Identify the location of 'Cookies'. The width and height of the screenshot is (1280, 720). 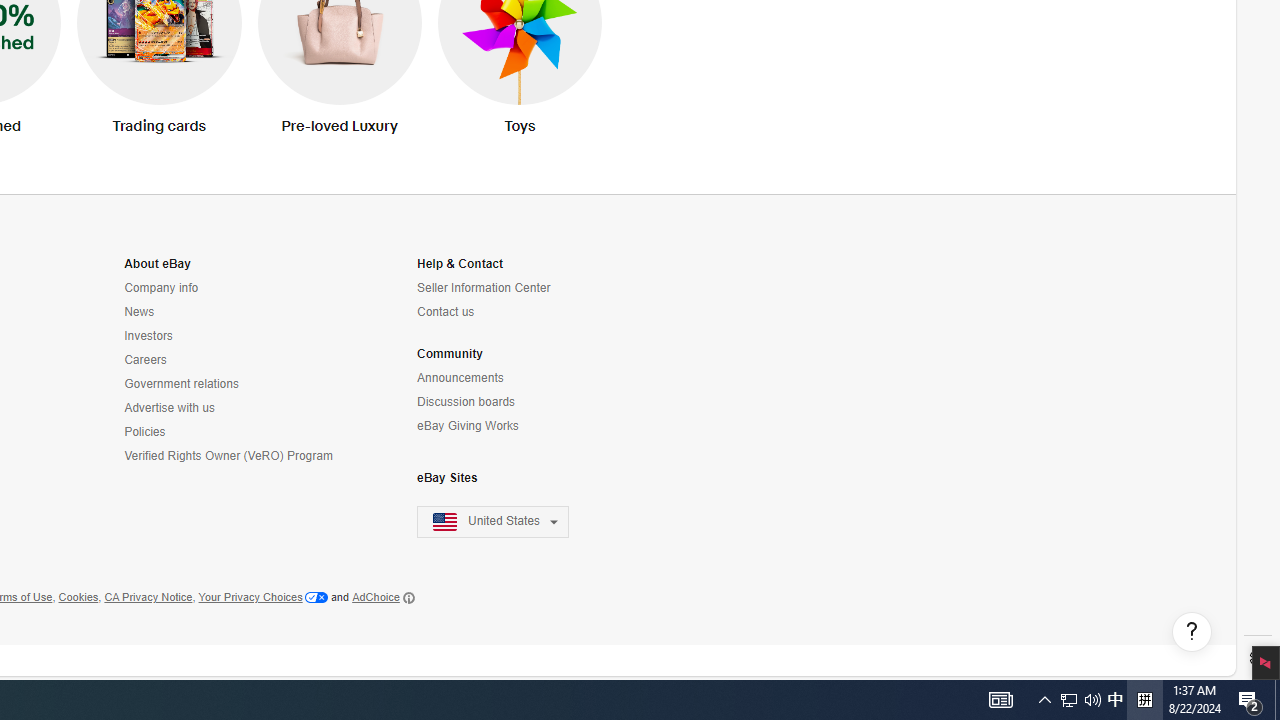
(78, 596).